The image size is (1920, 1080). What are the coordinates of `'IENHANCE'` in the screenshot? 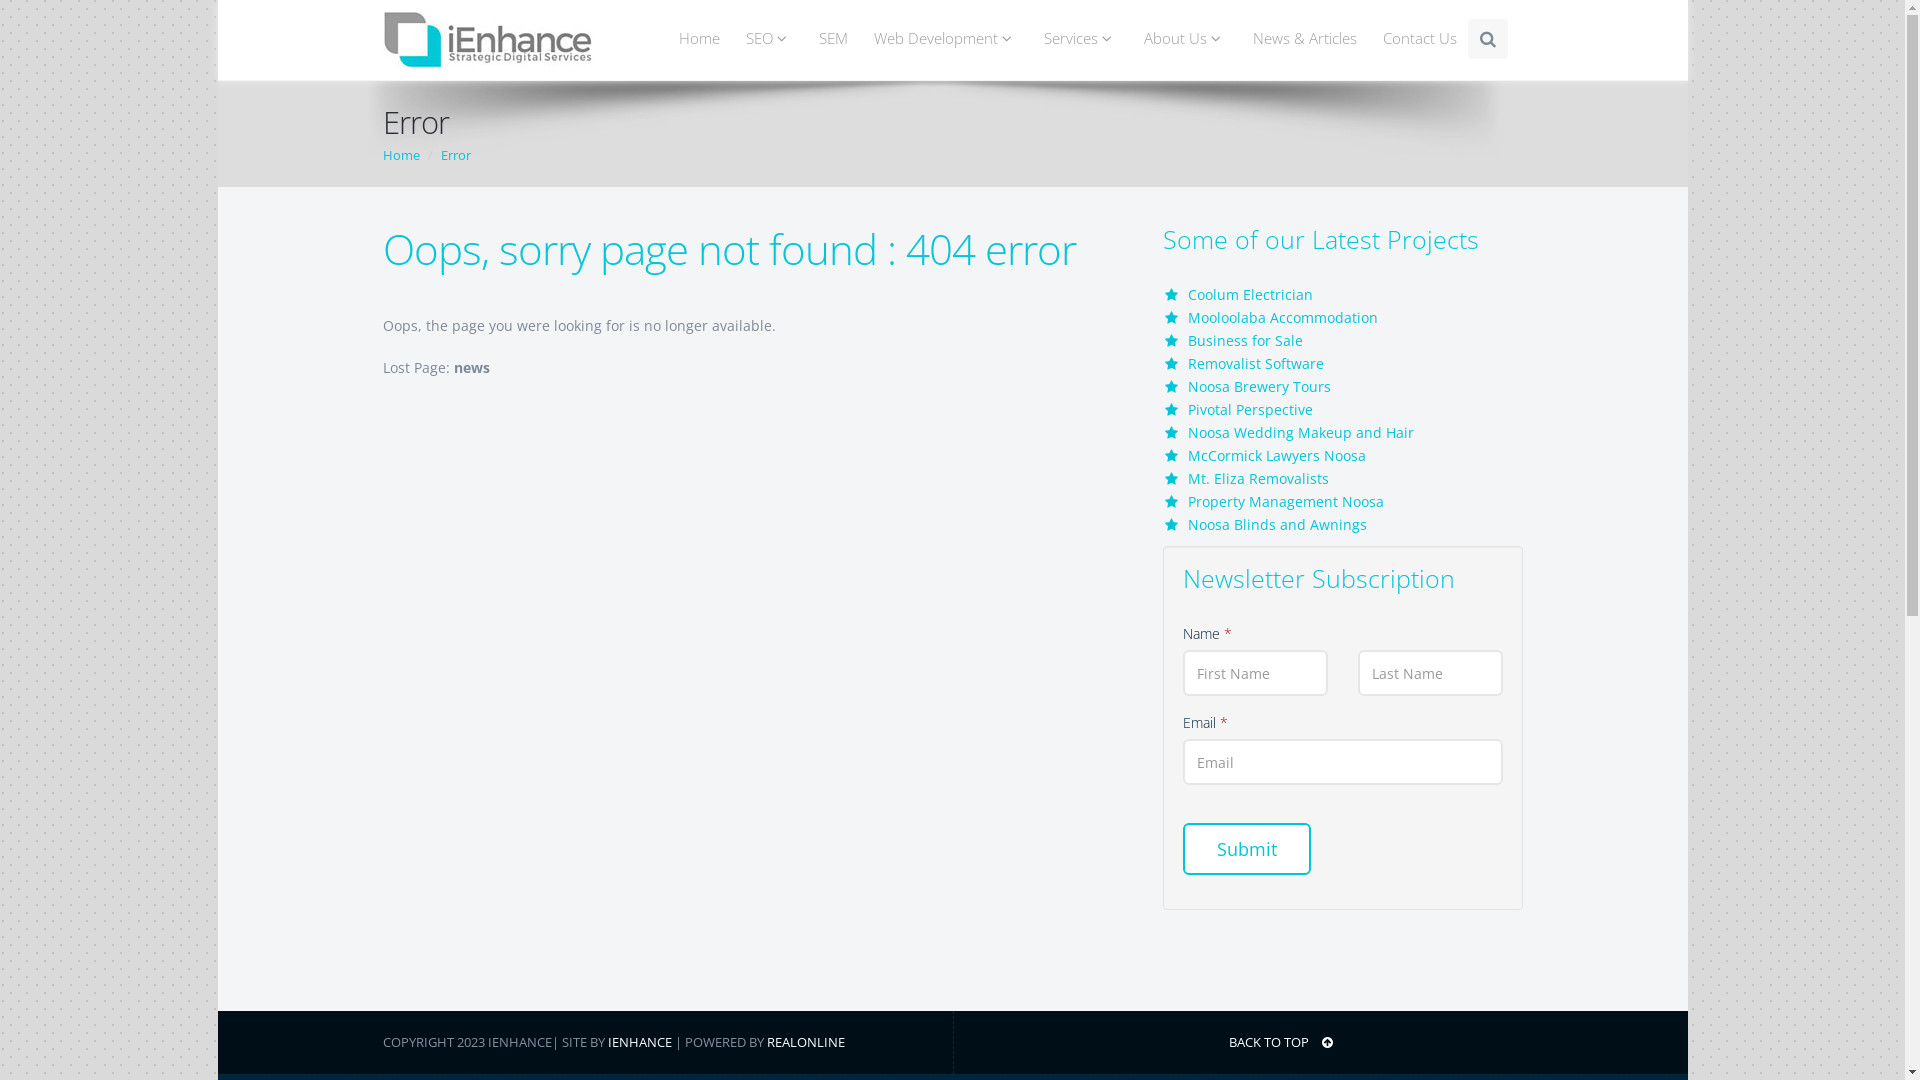 It's located at (607, 1040).